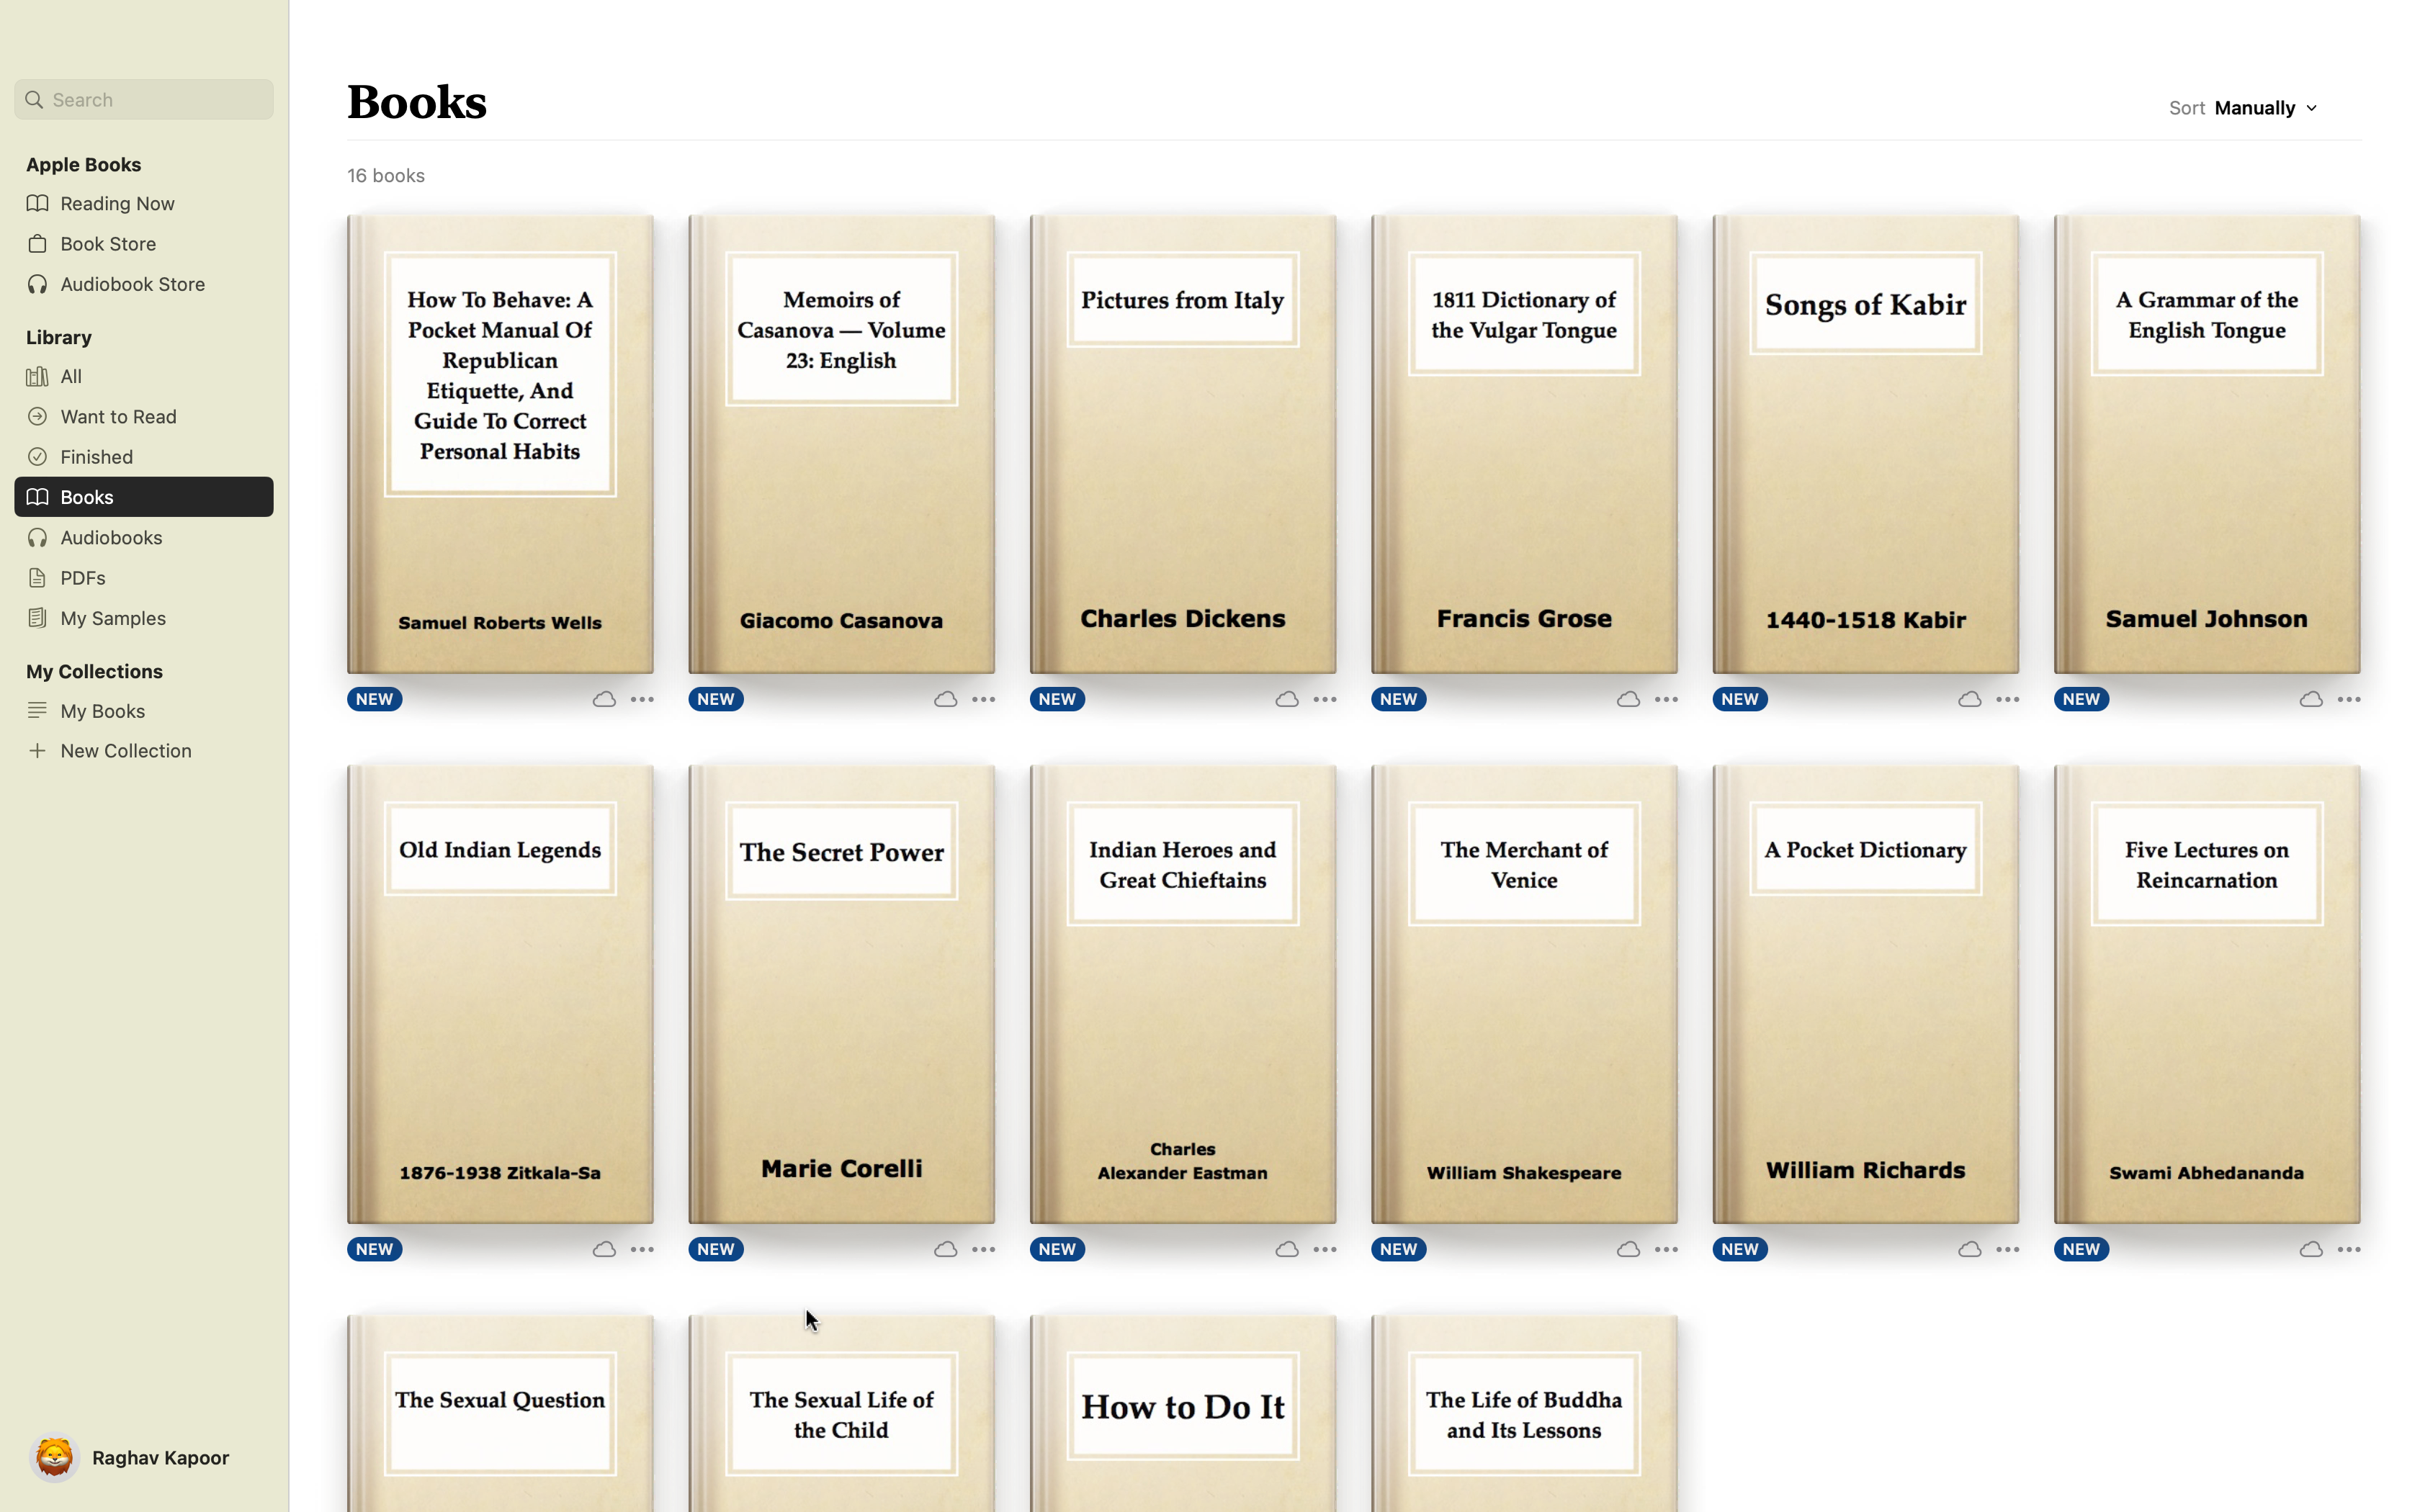 This screenshot has height=1512, width=2420. Describe the element at coordinates (1303, 1246) in the screenshot. I see `the "More Options" button for the book "Indian Heroes" to see additional options` at that location.